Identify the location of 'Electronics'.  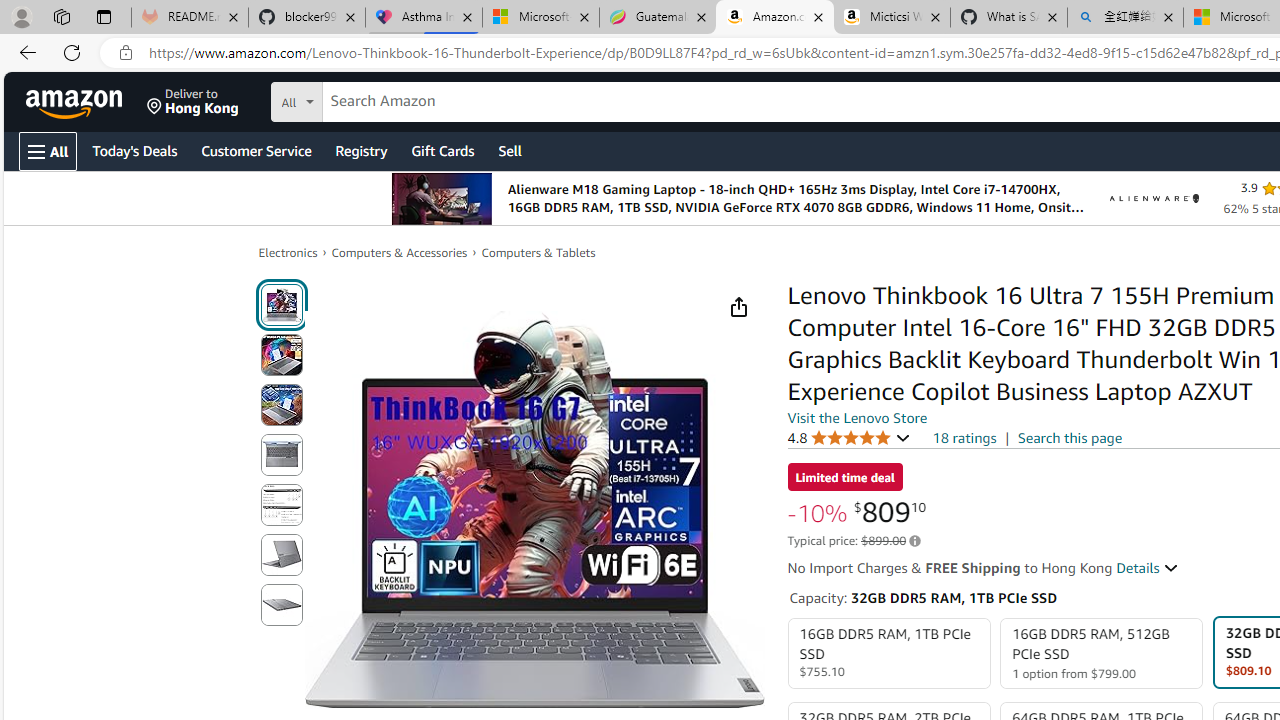
(287, 252).